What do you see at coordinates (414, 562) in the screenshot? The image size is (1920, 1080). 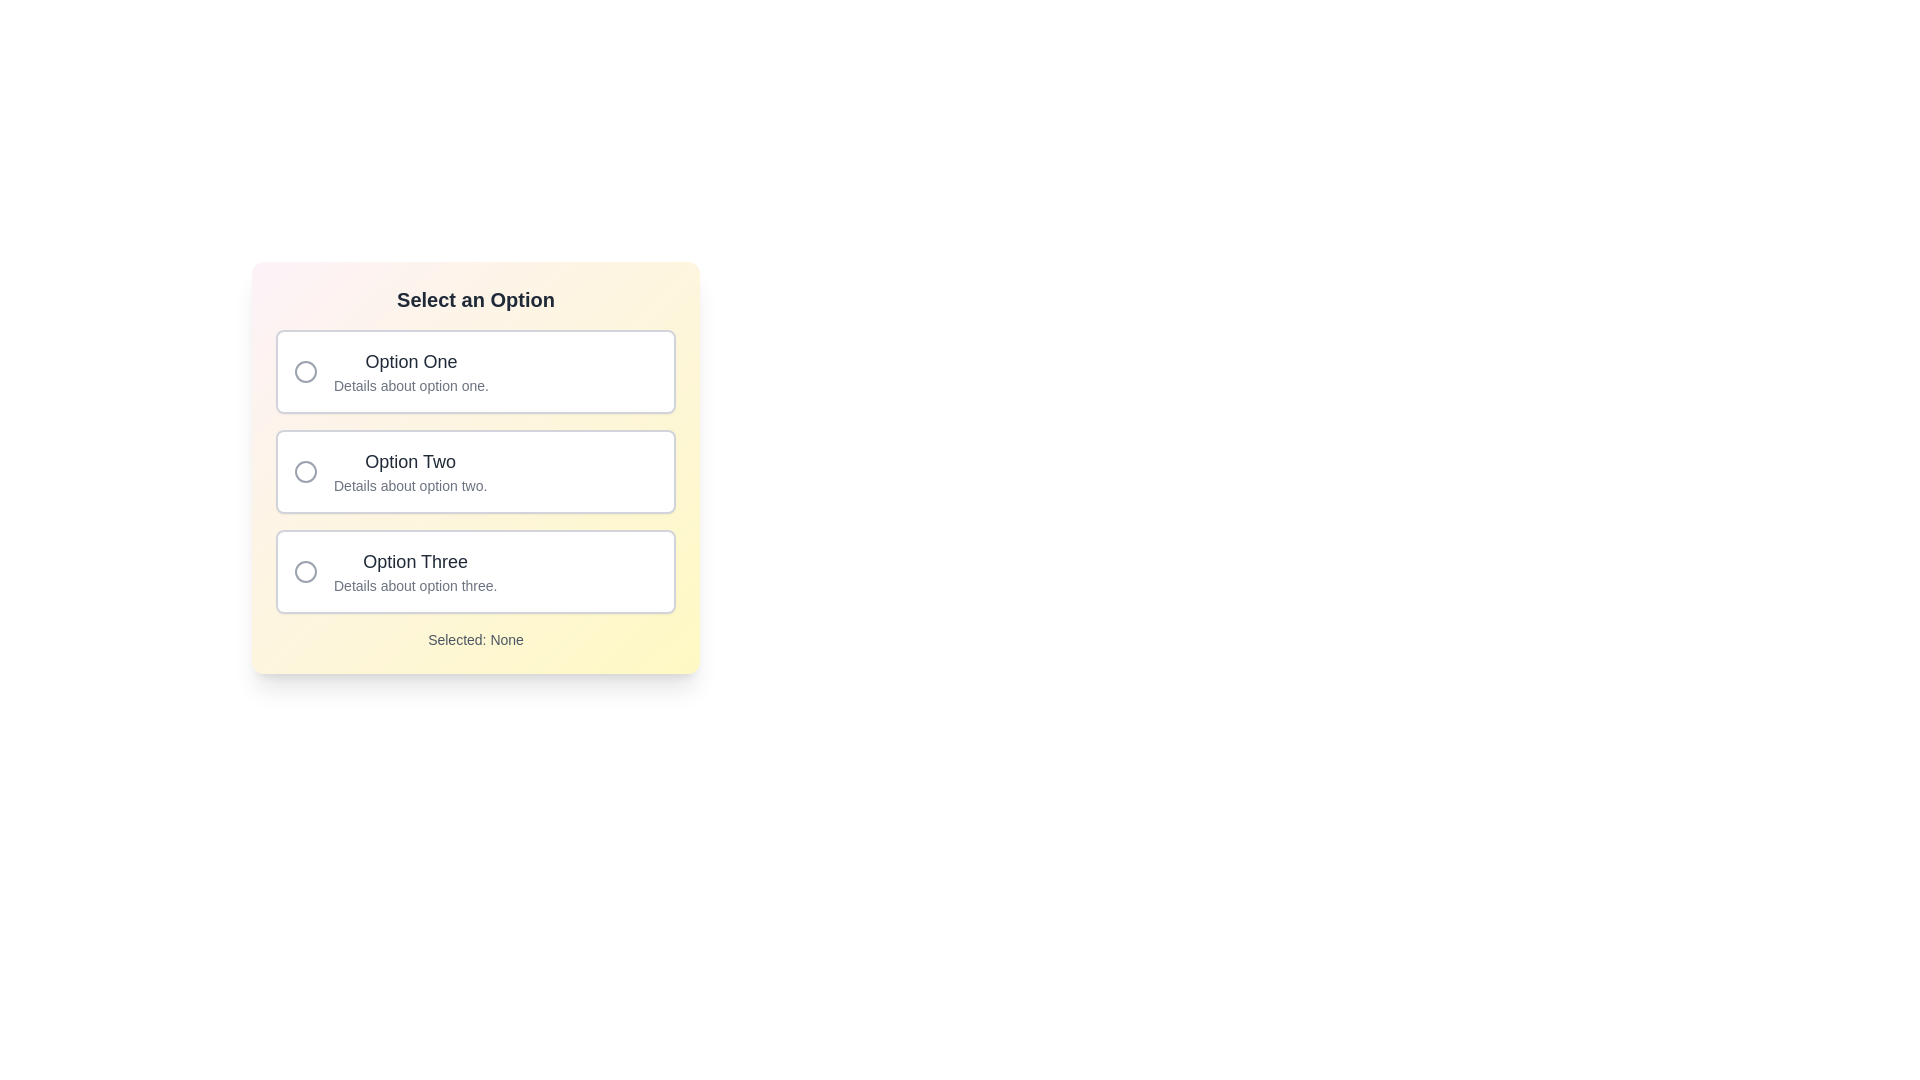 I see `the text label for the third selectable option, which serves as a title indicating the option being referred to` at bounding box center [414, 562].